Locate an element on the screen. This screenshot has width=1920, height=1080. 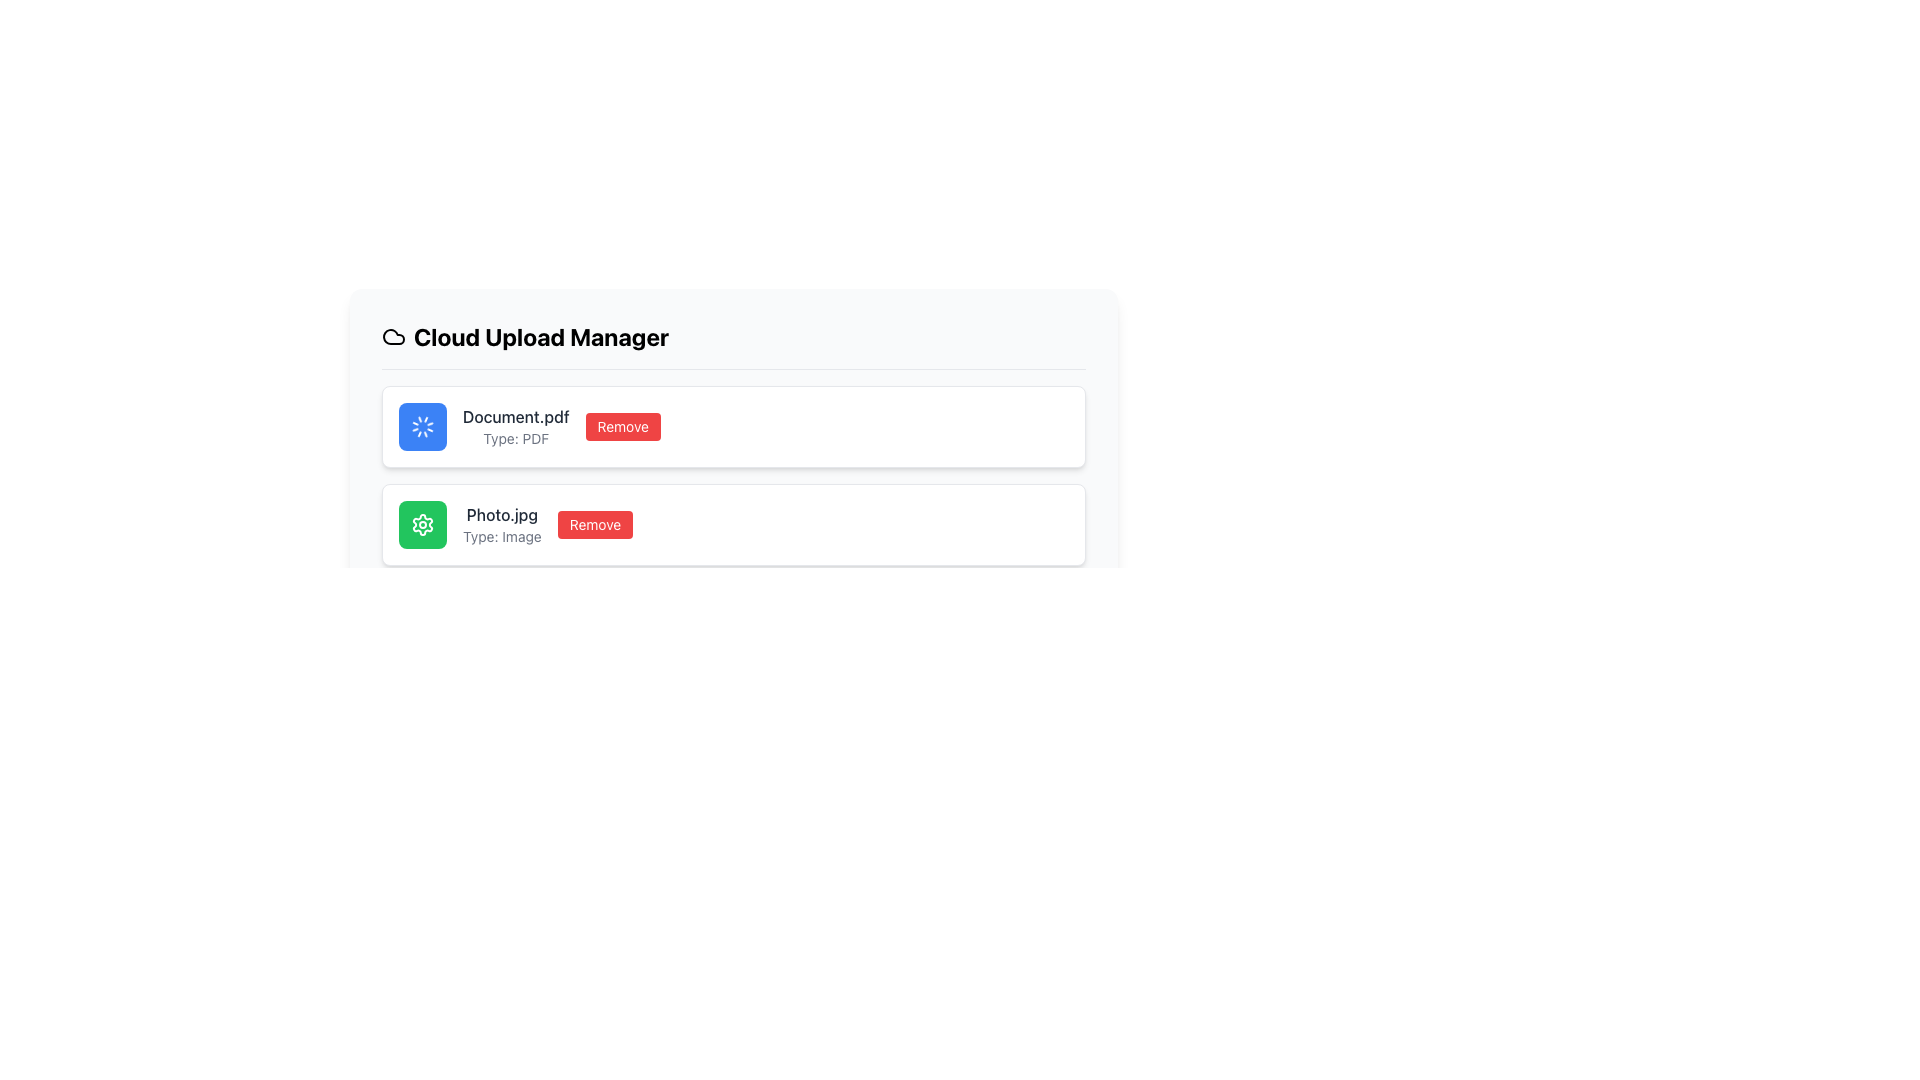
the remove button next to 'Photo.jpg' in the second file entry under 'Cloud Upload Manager' is located at coordinates (594, 523).